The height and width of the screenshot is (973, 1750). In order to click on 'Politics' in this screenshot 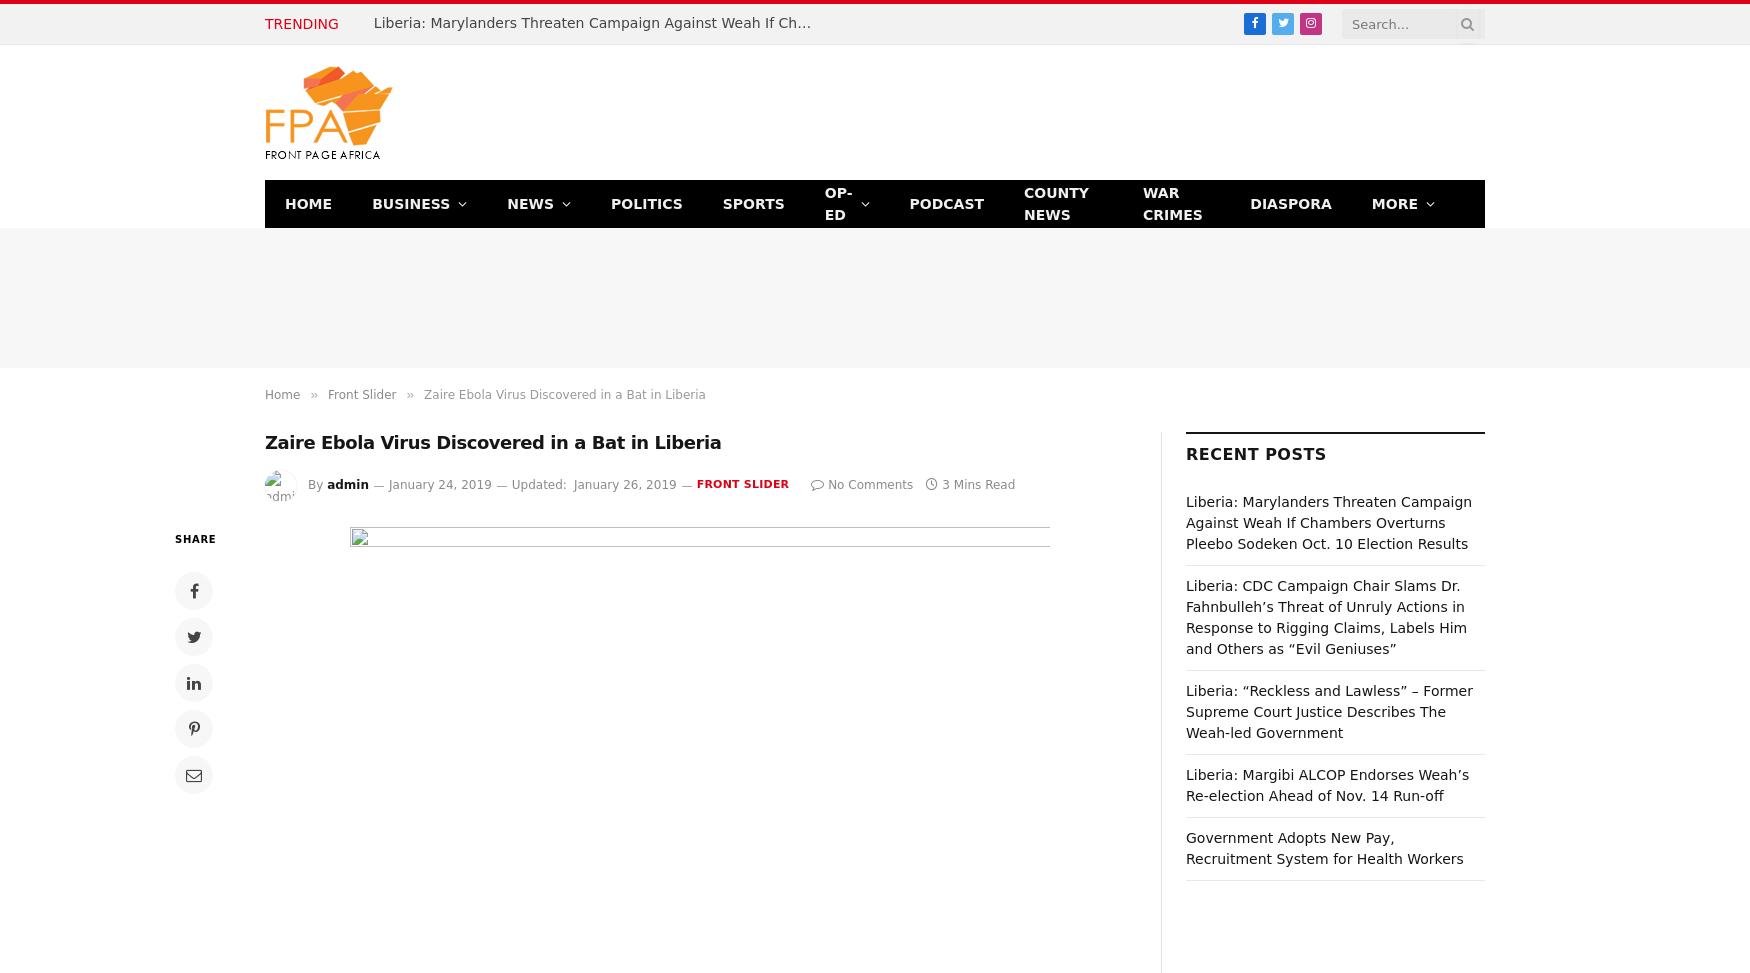, I will do `click(645, 202)`.